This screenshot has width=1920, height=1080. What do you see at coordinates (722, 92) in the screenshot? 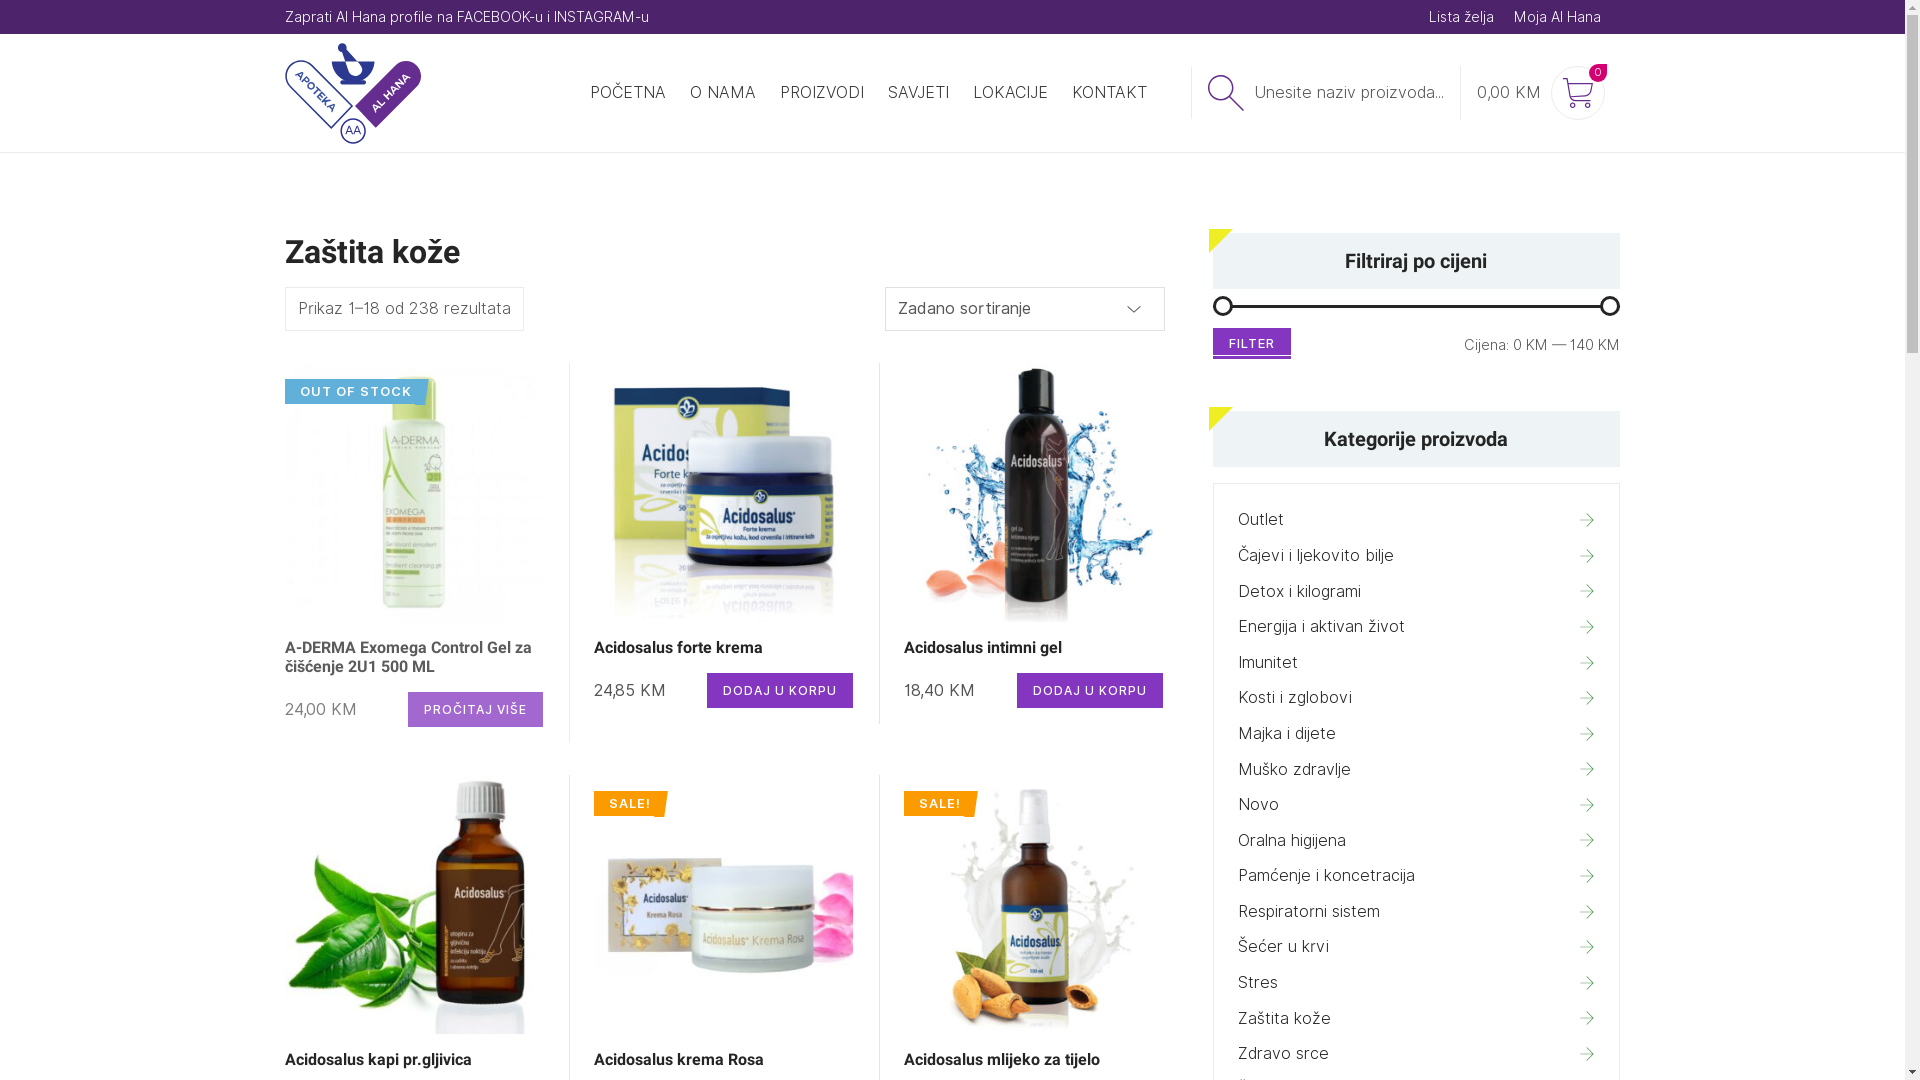
I see `'O NAMA'` at bounding box center [722, 92].